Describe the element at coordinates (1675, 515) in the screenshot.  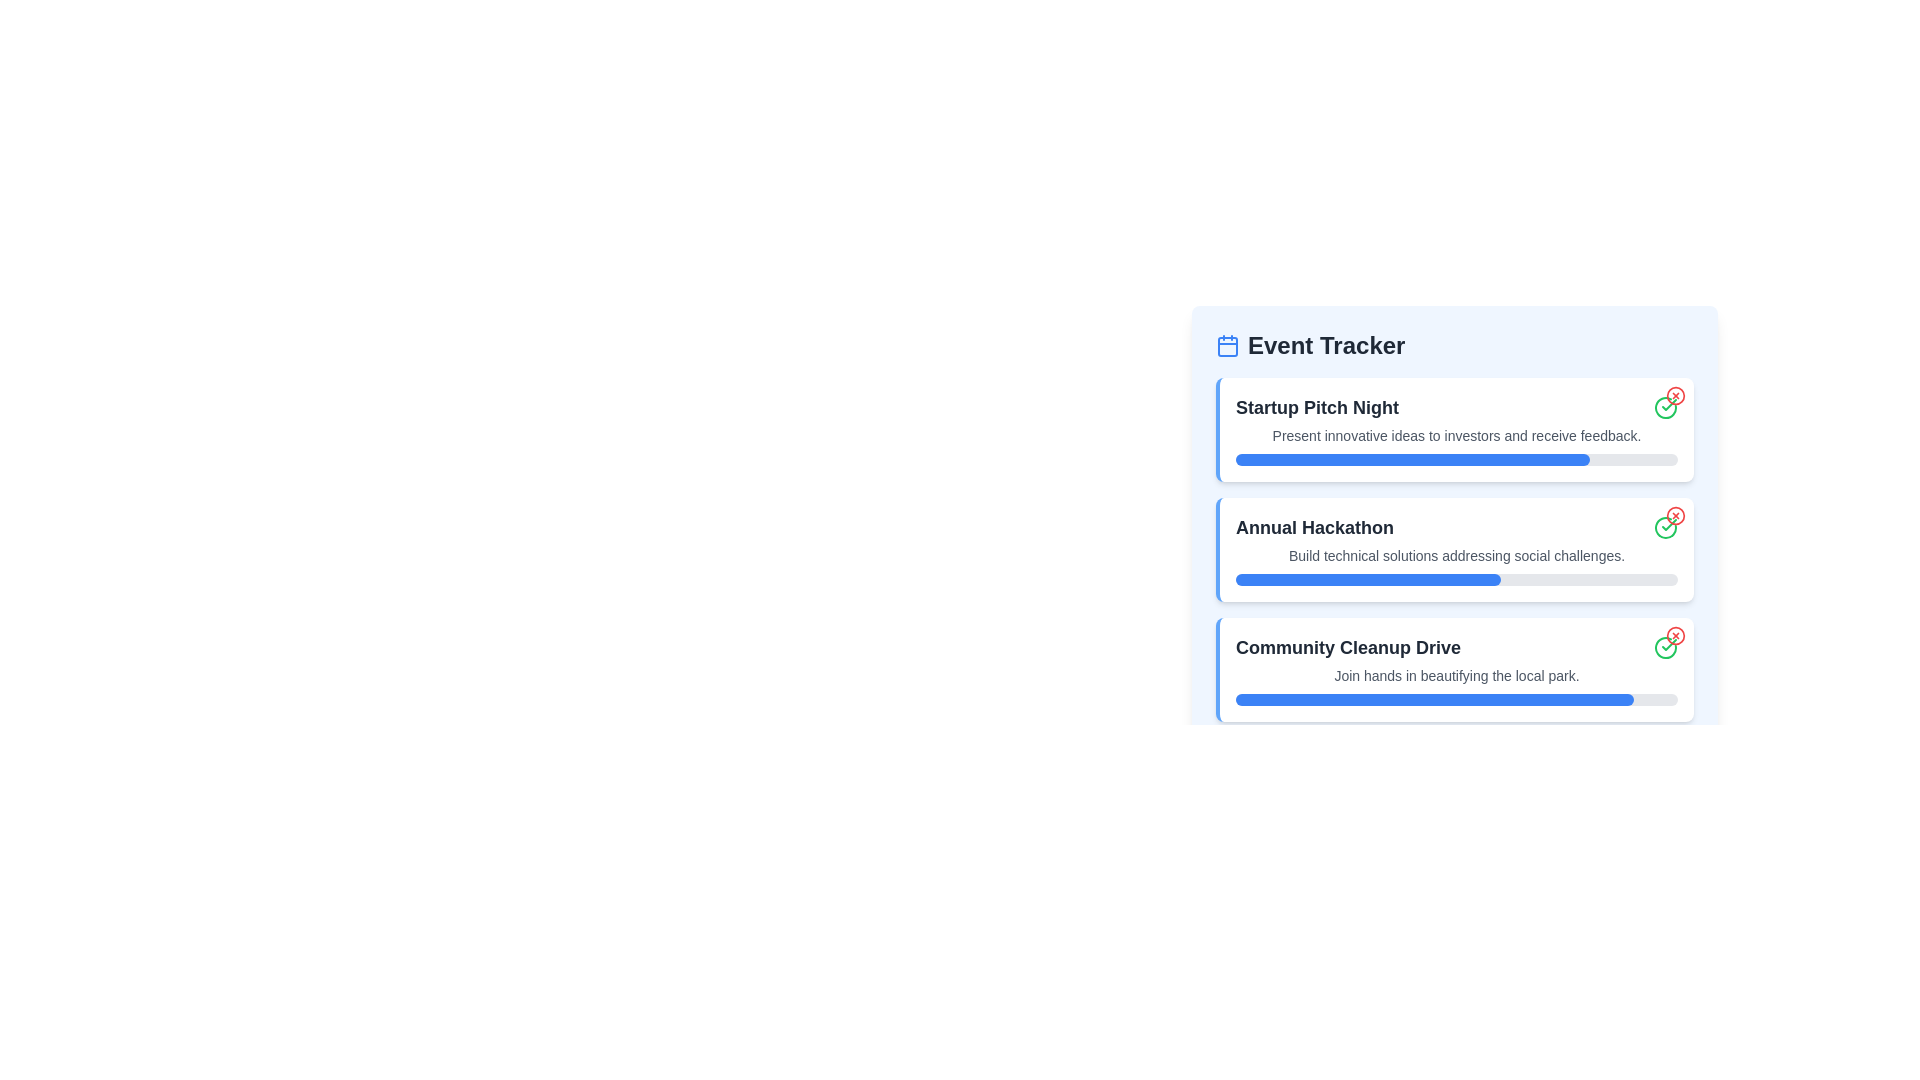
I see `the red circular button with a cross inside, located in the top-right corner of the 'Annual Hackathon' event card` at that location.